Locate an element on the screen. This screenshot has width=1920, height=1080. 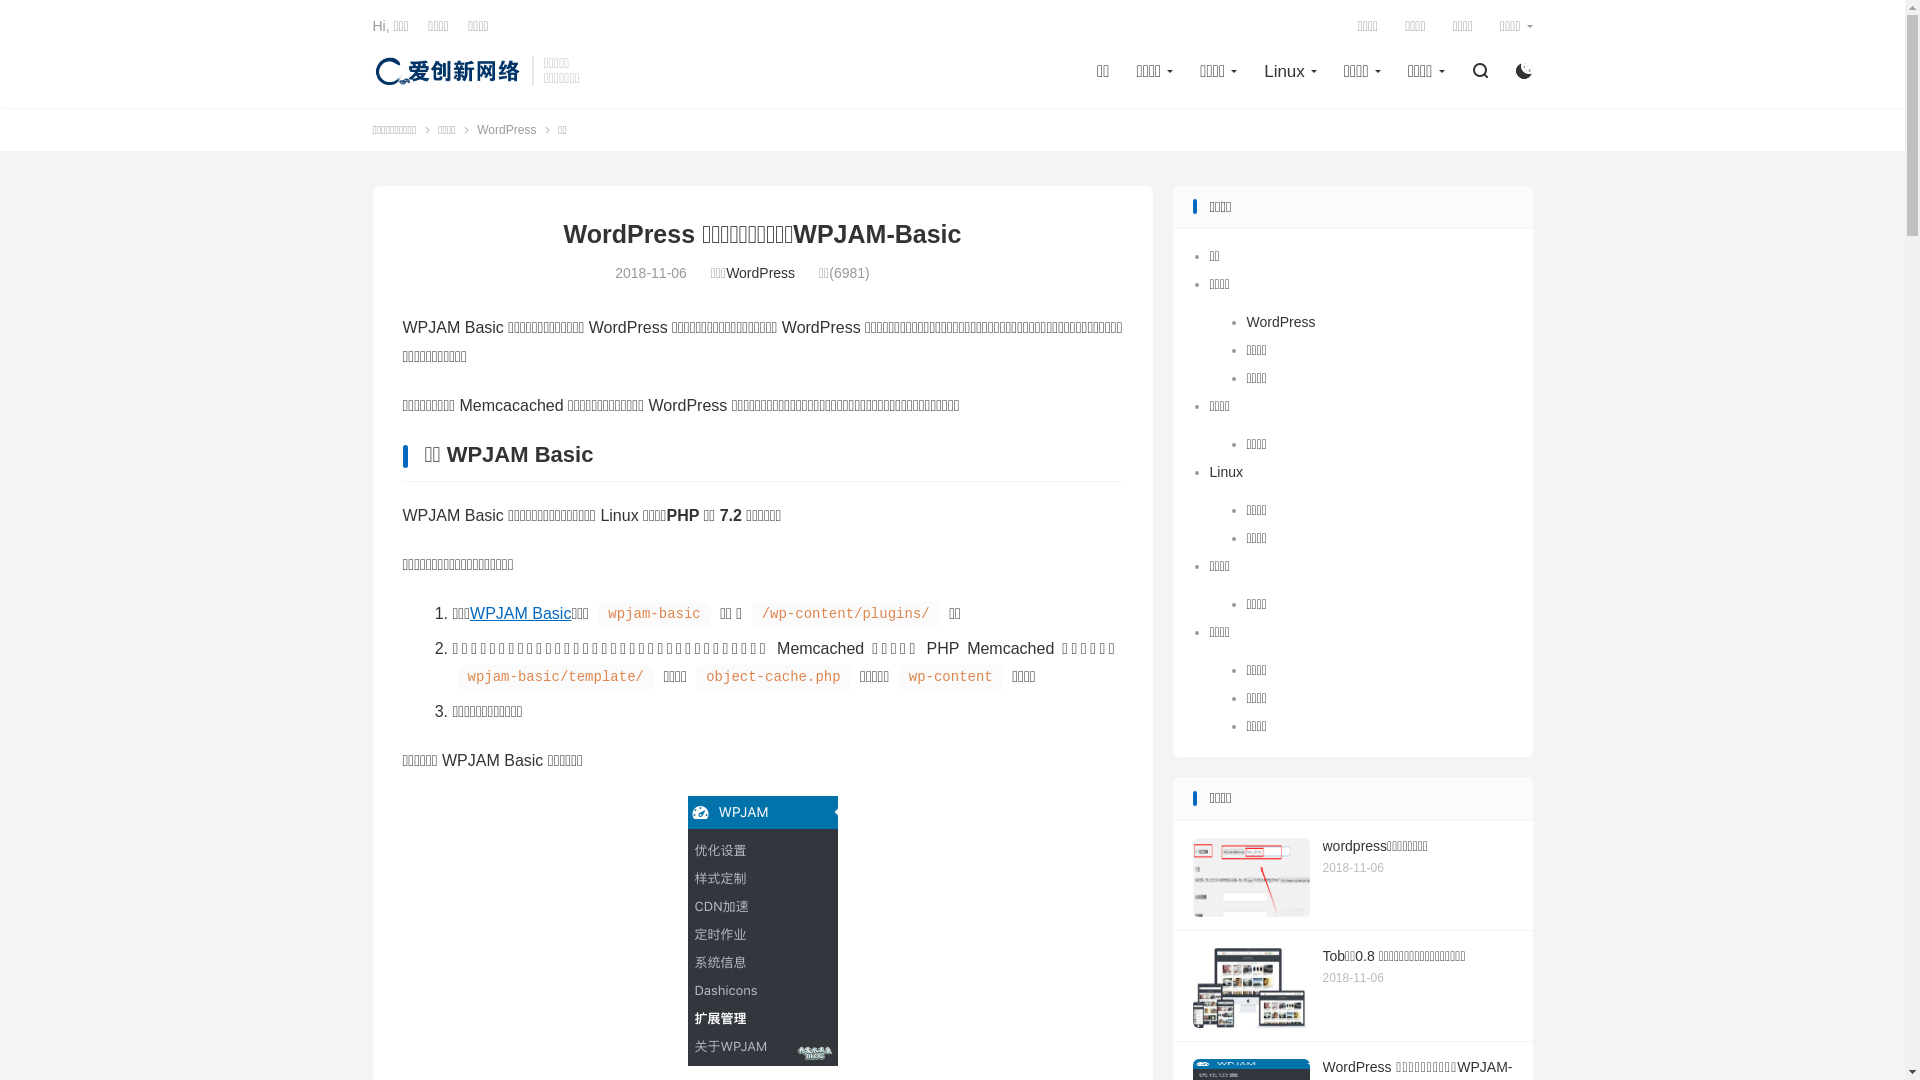
'Linux' is located at coordinates (1225, 471).